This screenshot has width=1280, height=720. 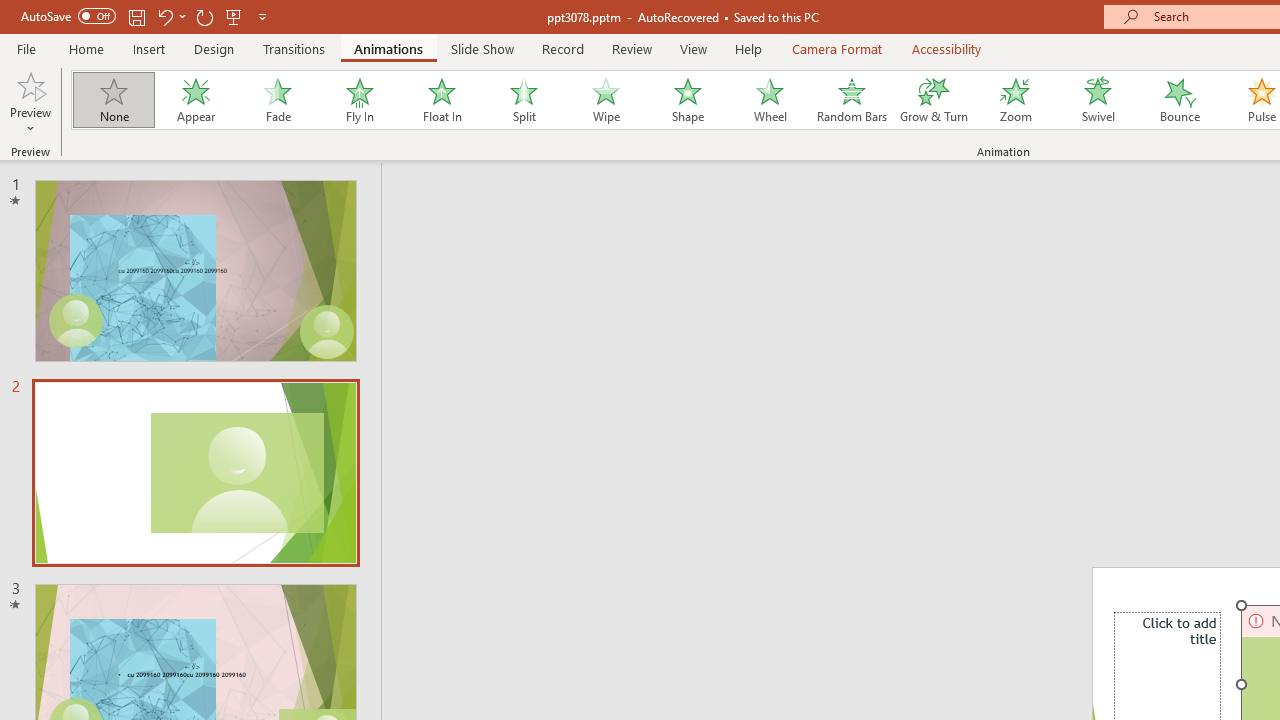 What do you see at coordinates (688, 100) in the screenshot?
I see `'Shape'` at bounding box center [688, 100].